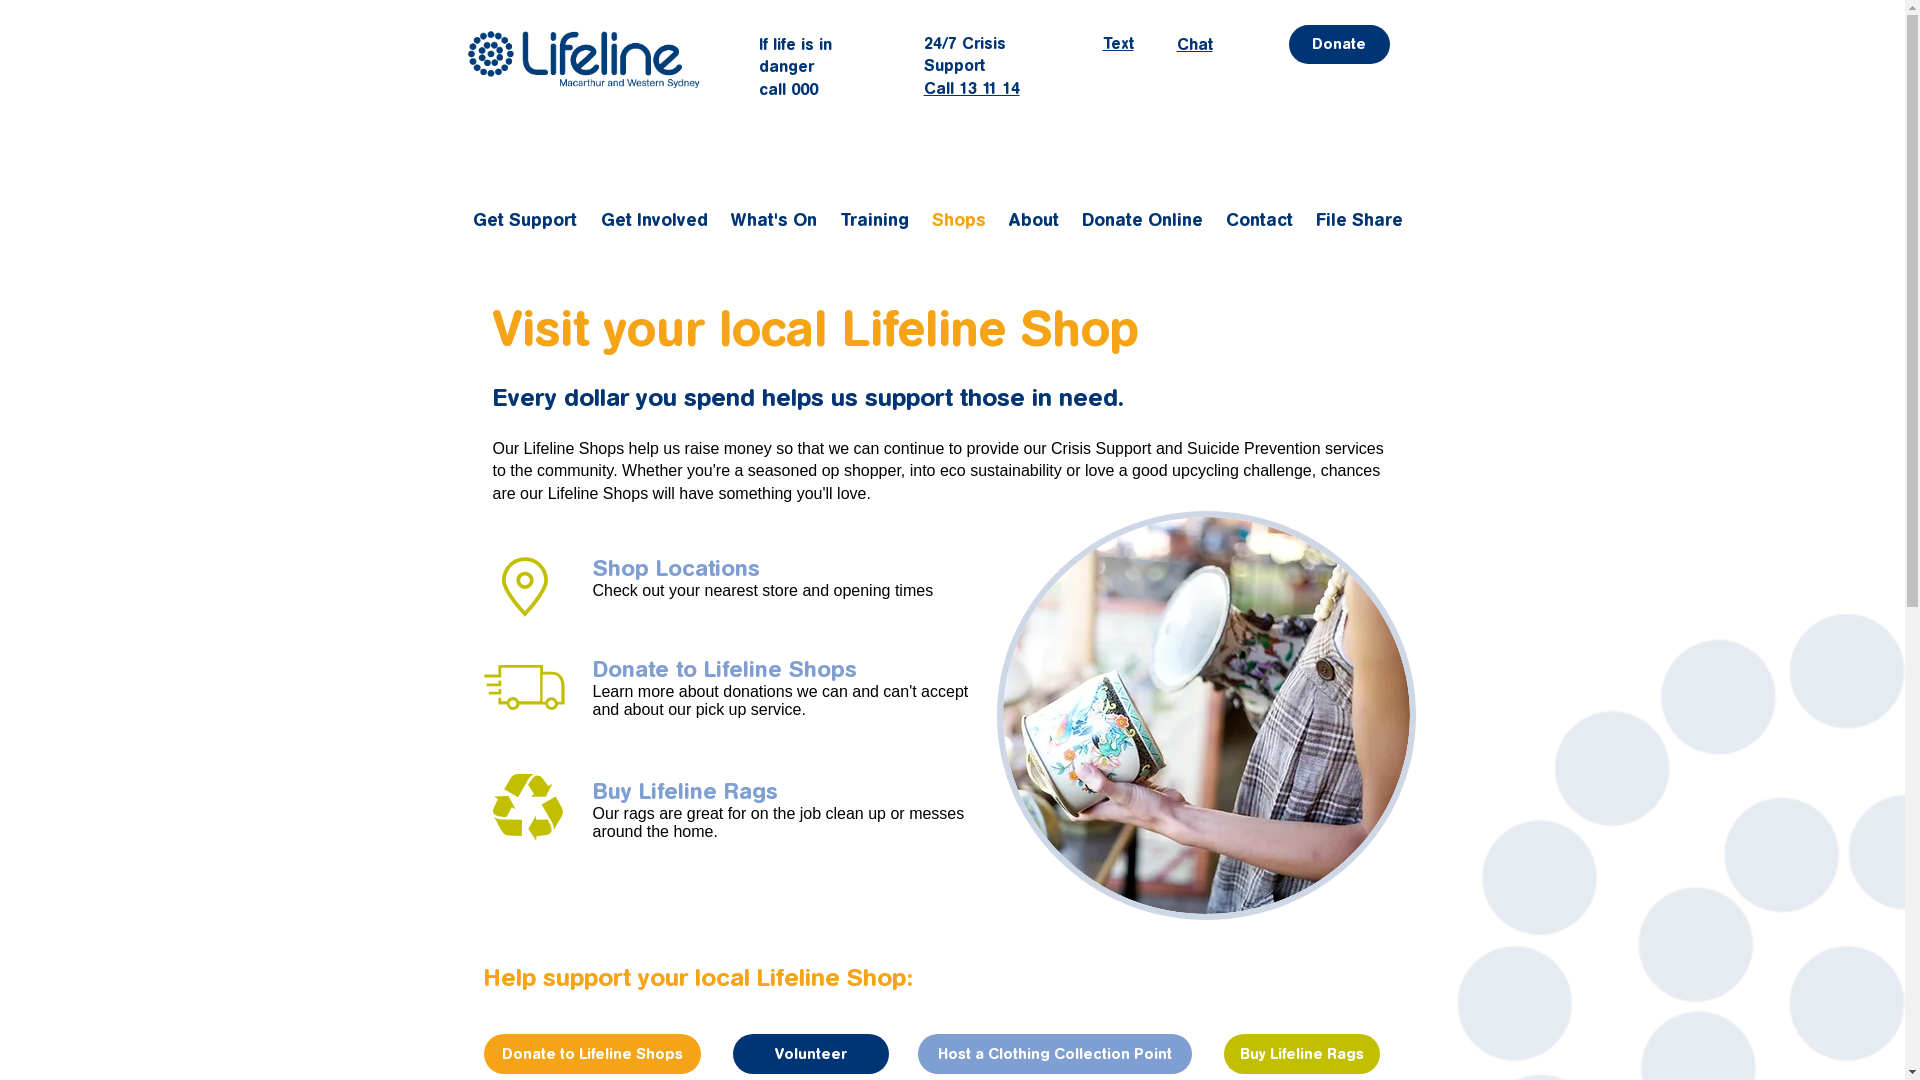 This screenshot has height=1080, width=1920. What do you see at coordinates (684, 790) in the screenshot?
I see `'Buy Lifeline Rags'` at bounding box center [684, 790].